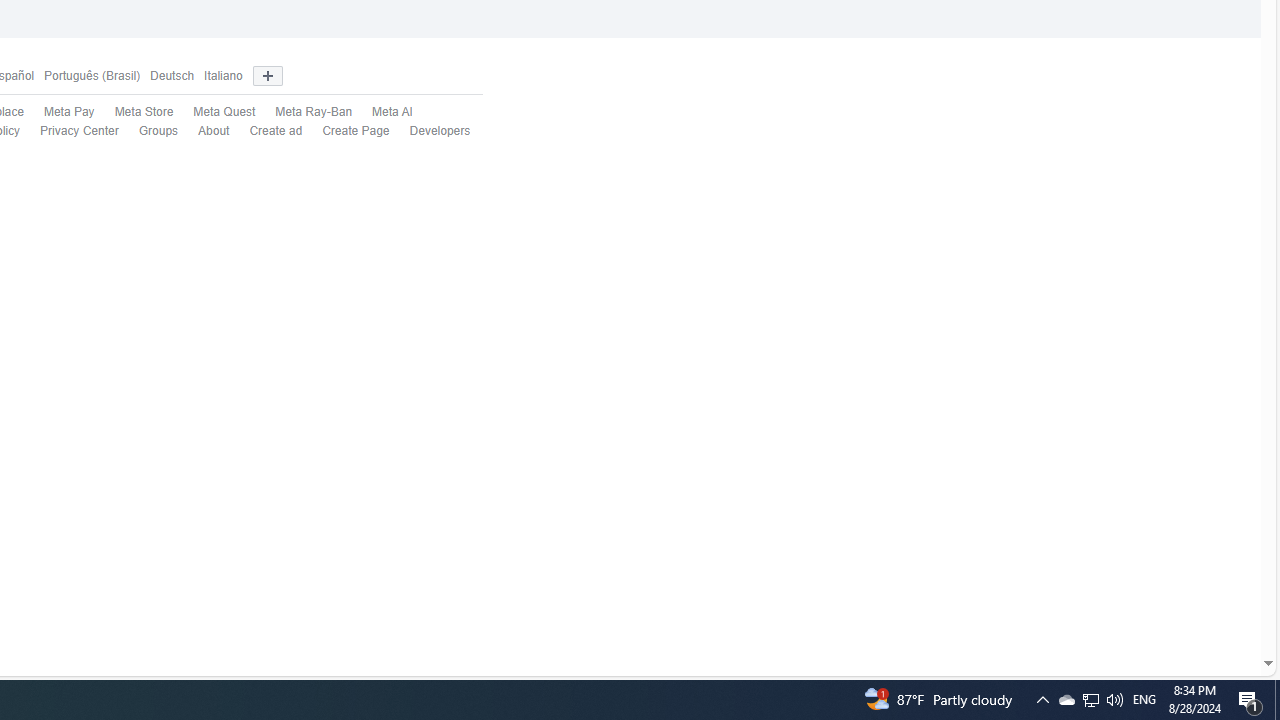 This screenshot has height=720, width=1280. I want to click on 'Meta Store', so click(132, 113).